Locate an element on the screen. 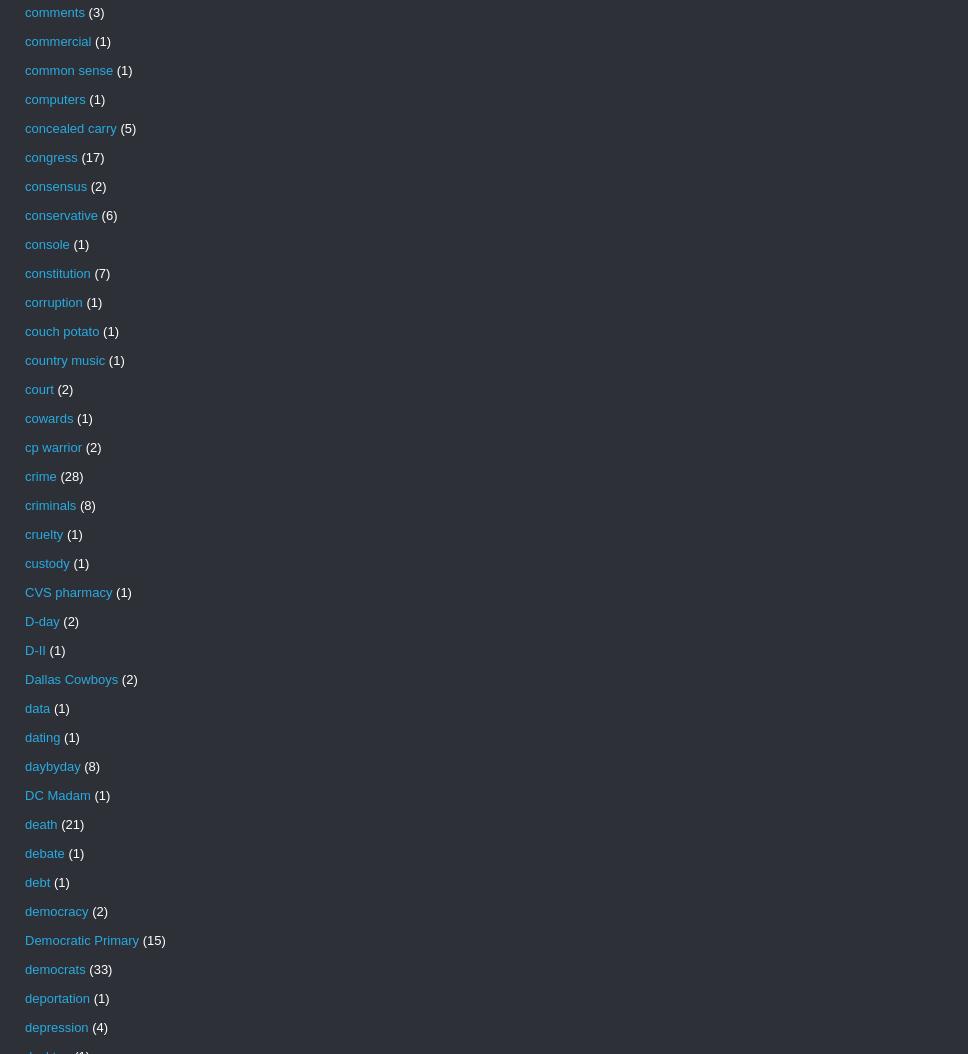 This screenshot has height=1054, width=968. '(7)' is located at coordinates (102, 272).